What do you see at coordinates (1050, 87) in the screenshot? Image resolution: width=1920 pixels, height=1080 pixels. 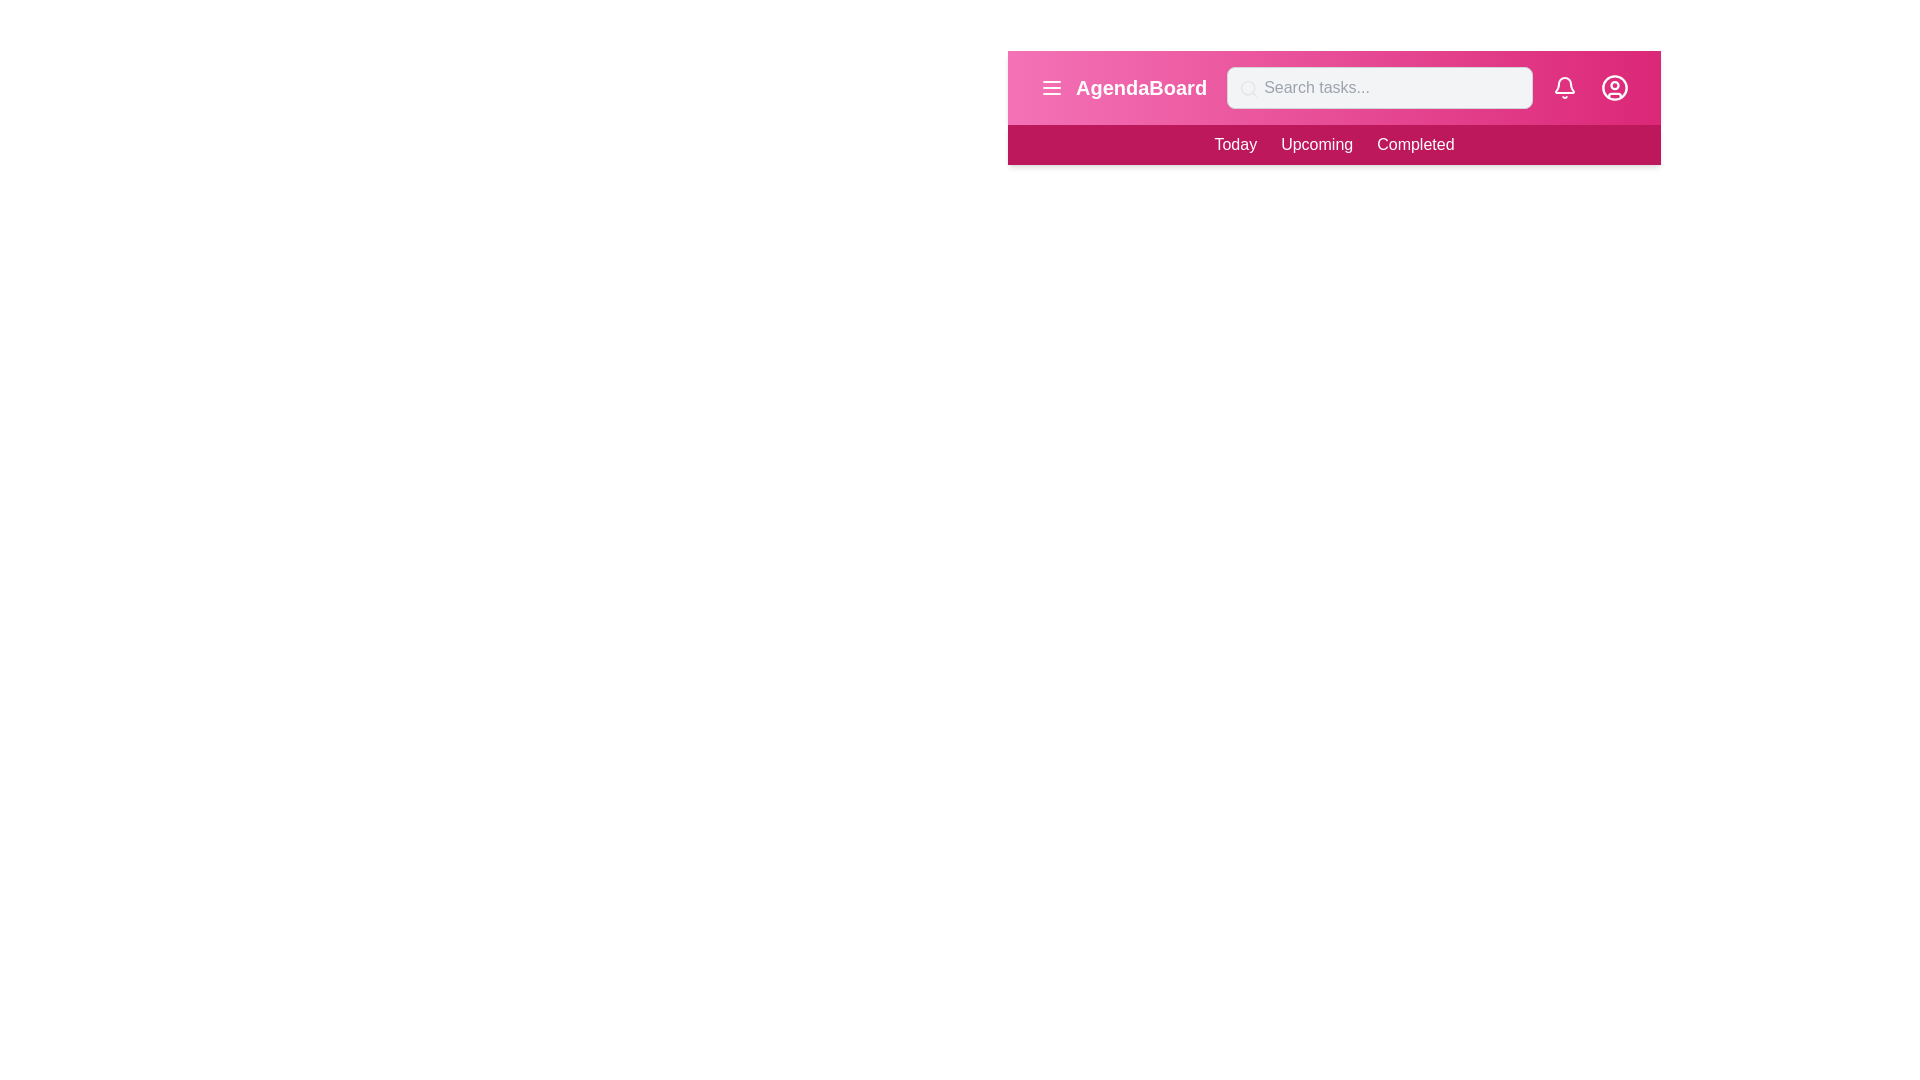 I see `menu icon to toggle the menu visibility` at bounding box center [1050, 87].